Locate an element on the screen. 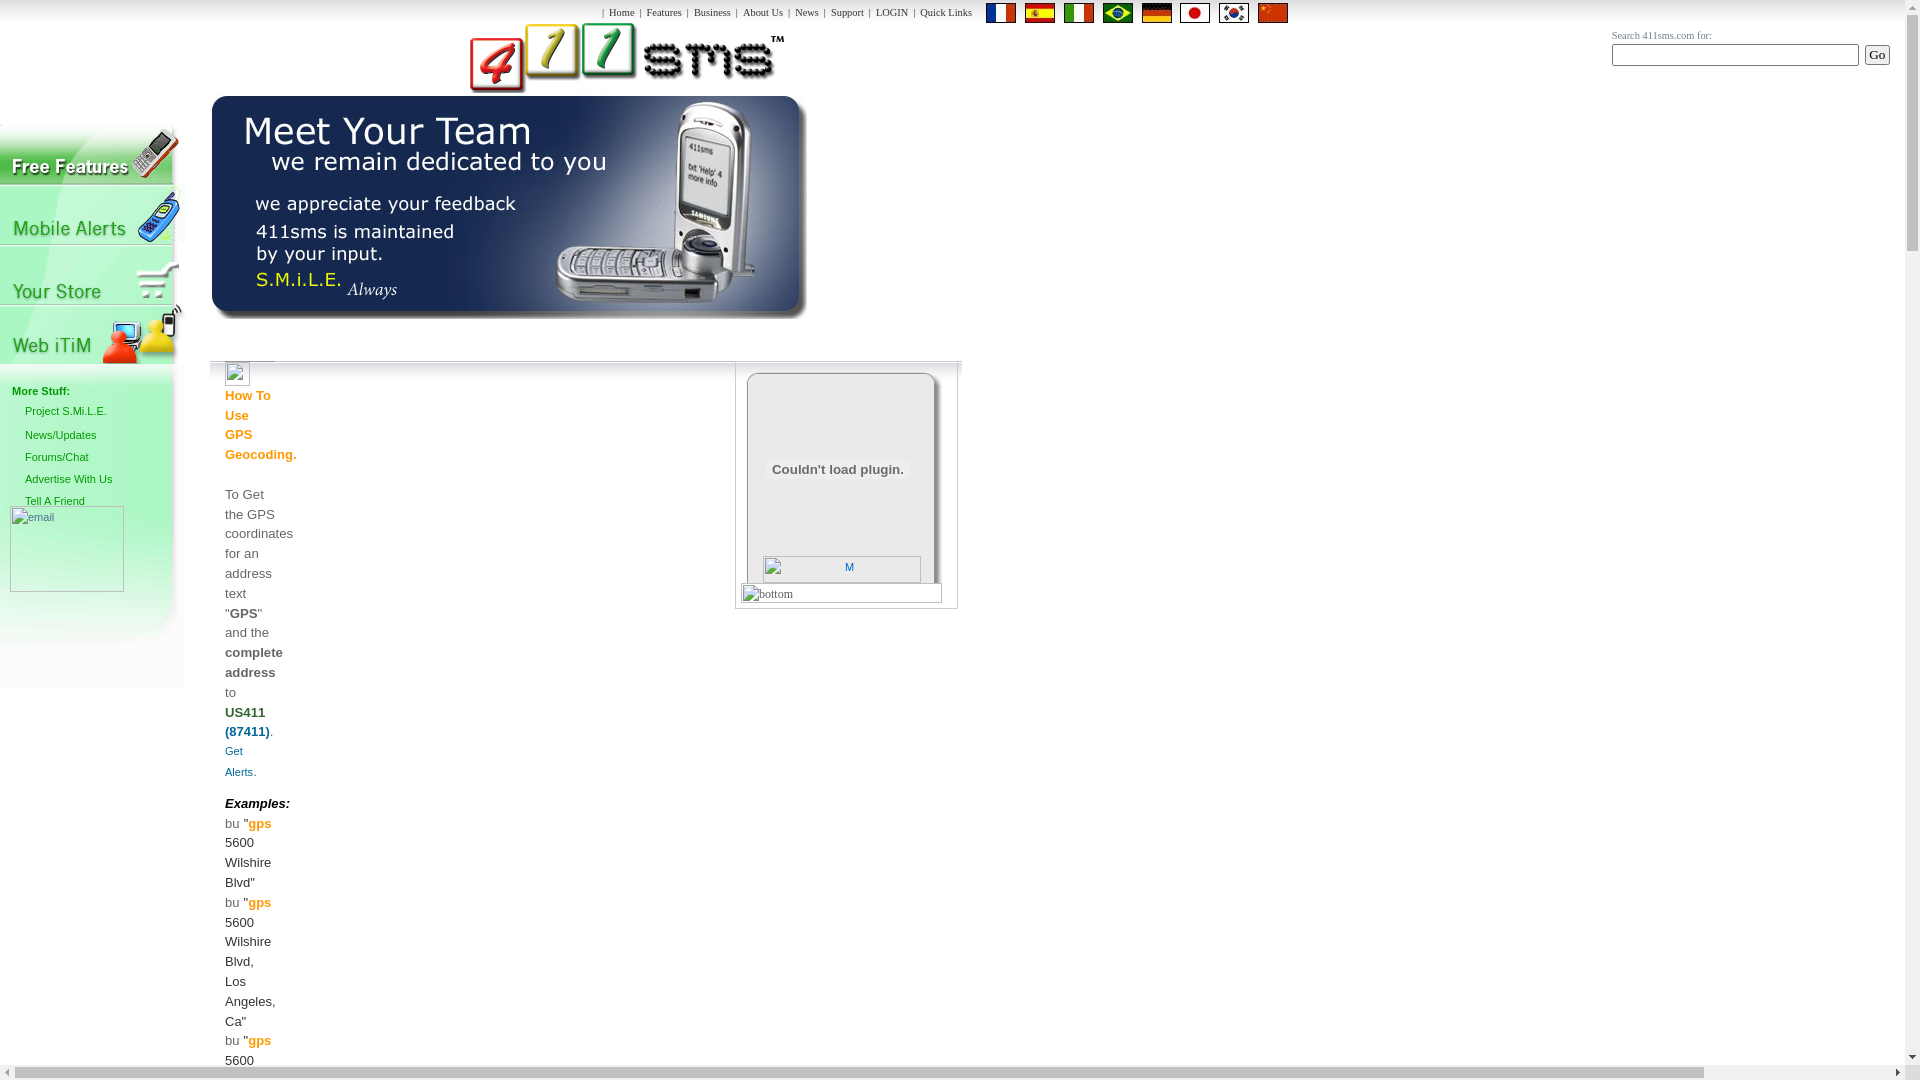 This screenshot has height=1080, width=1920. 'en|ko' is located at coordinates (1232, 12).